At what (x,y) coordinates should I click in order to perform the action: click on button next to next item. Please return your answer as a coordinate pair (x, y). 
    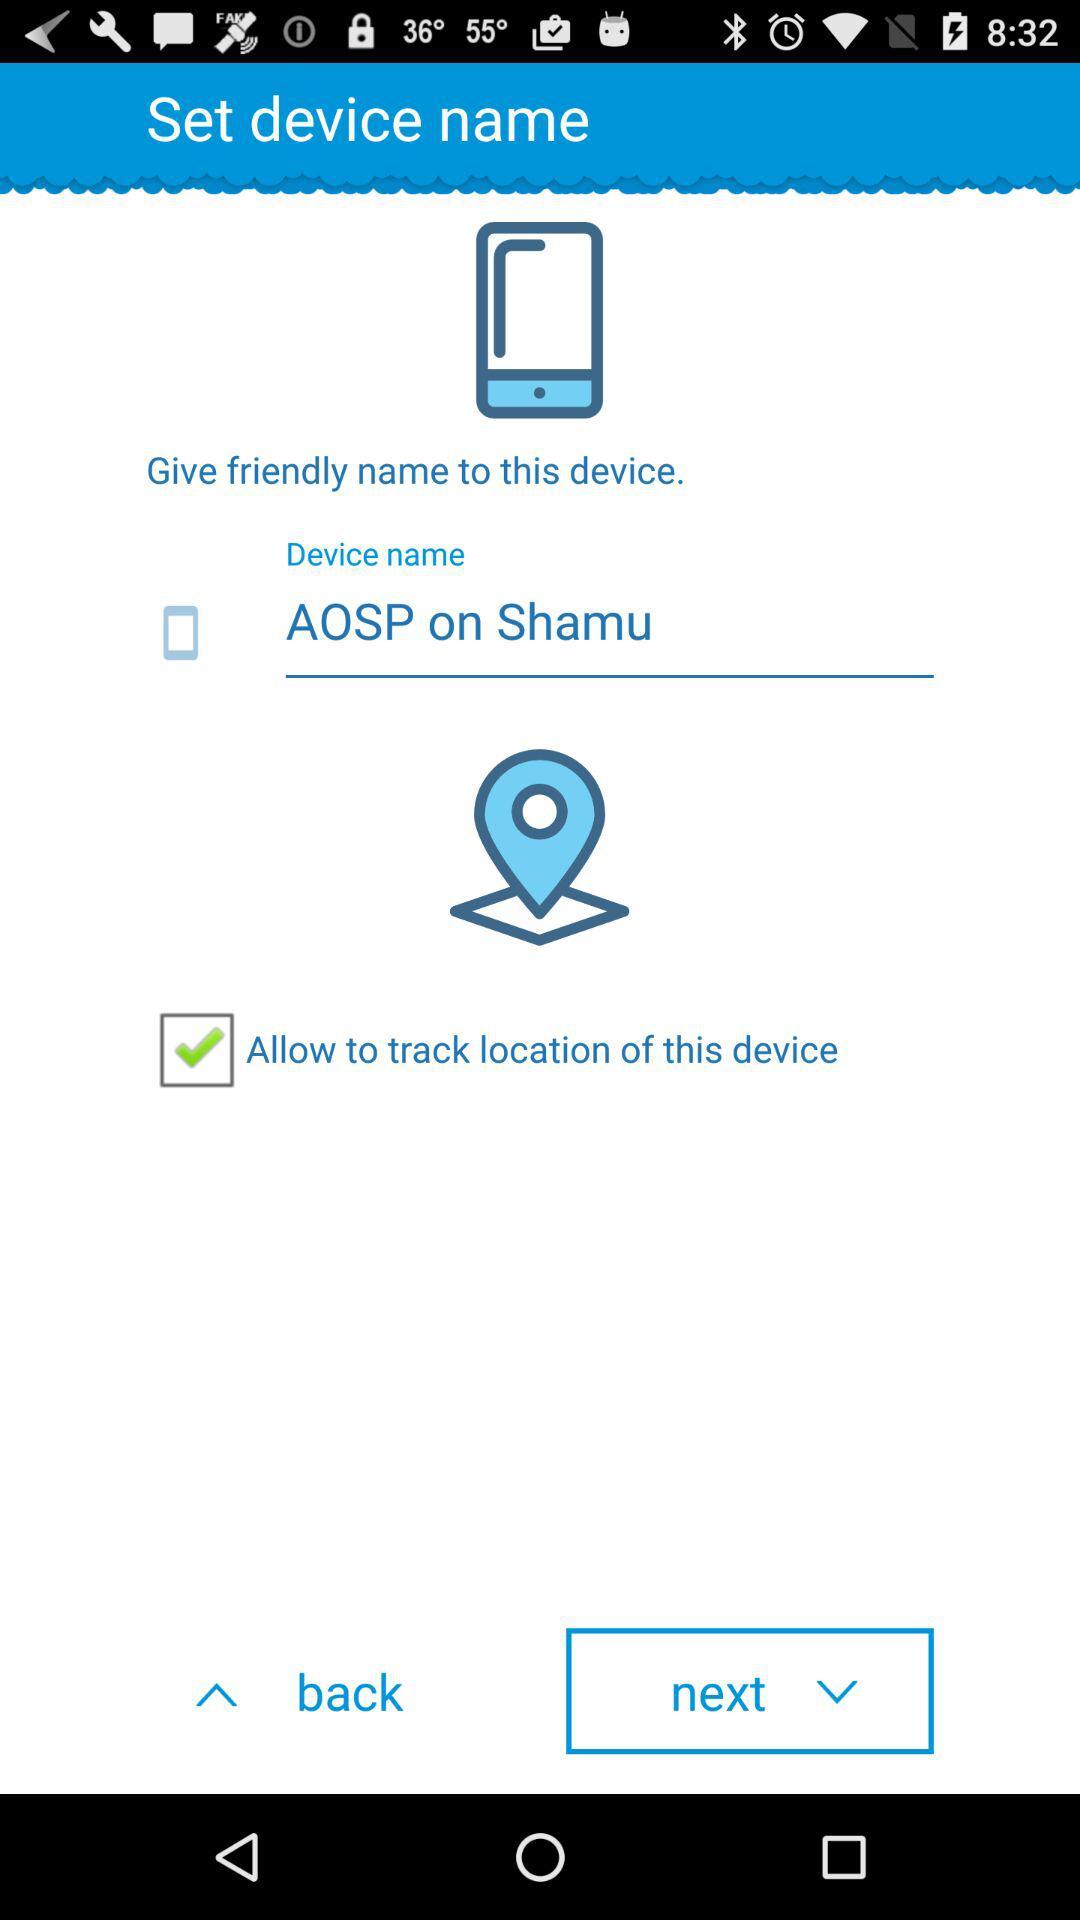
    Looking at the image, I should click on (329, 1690).